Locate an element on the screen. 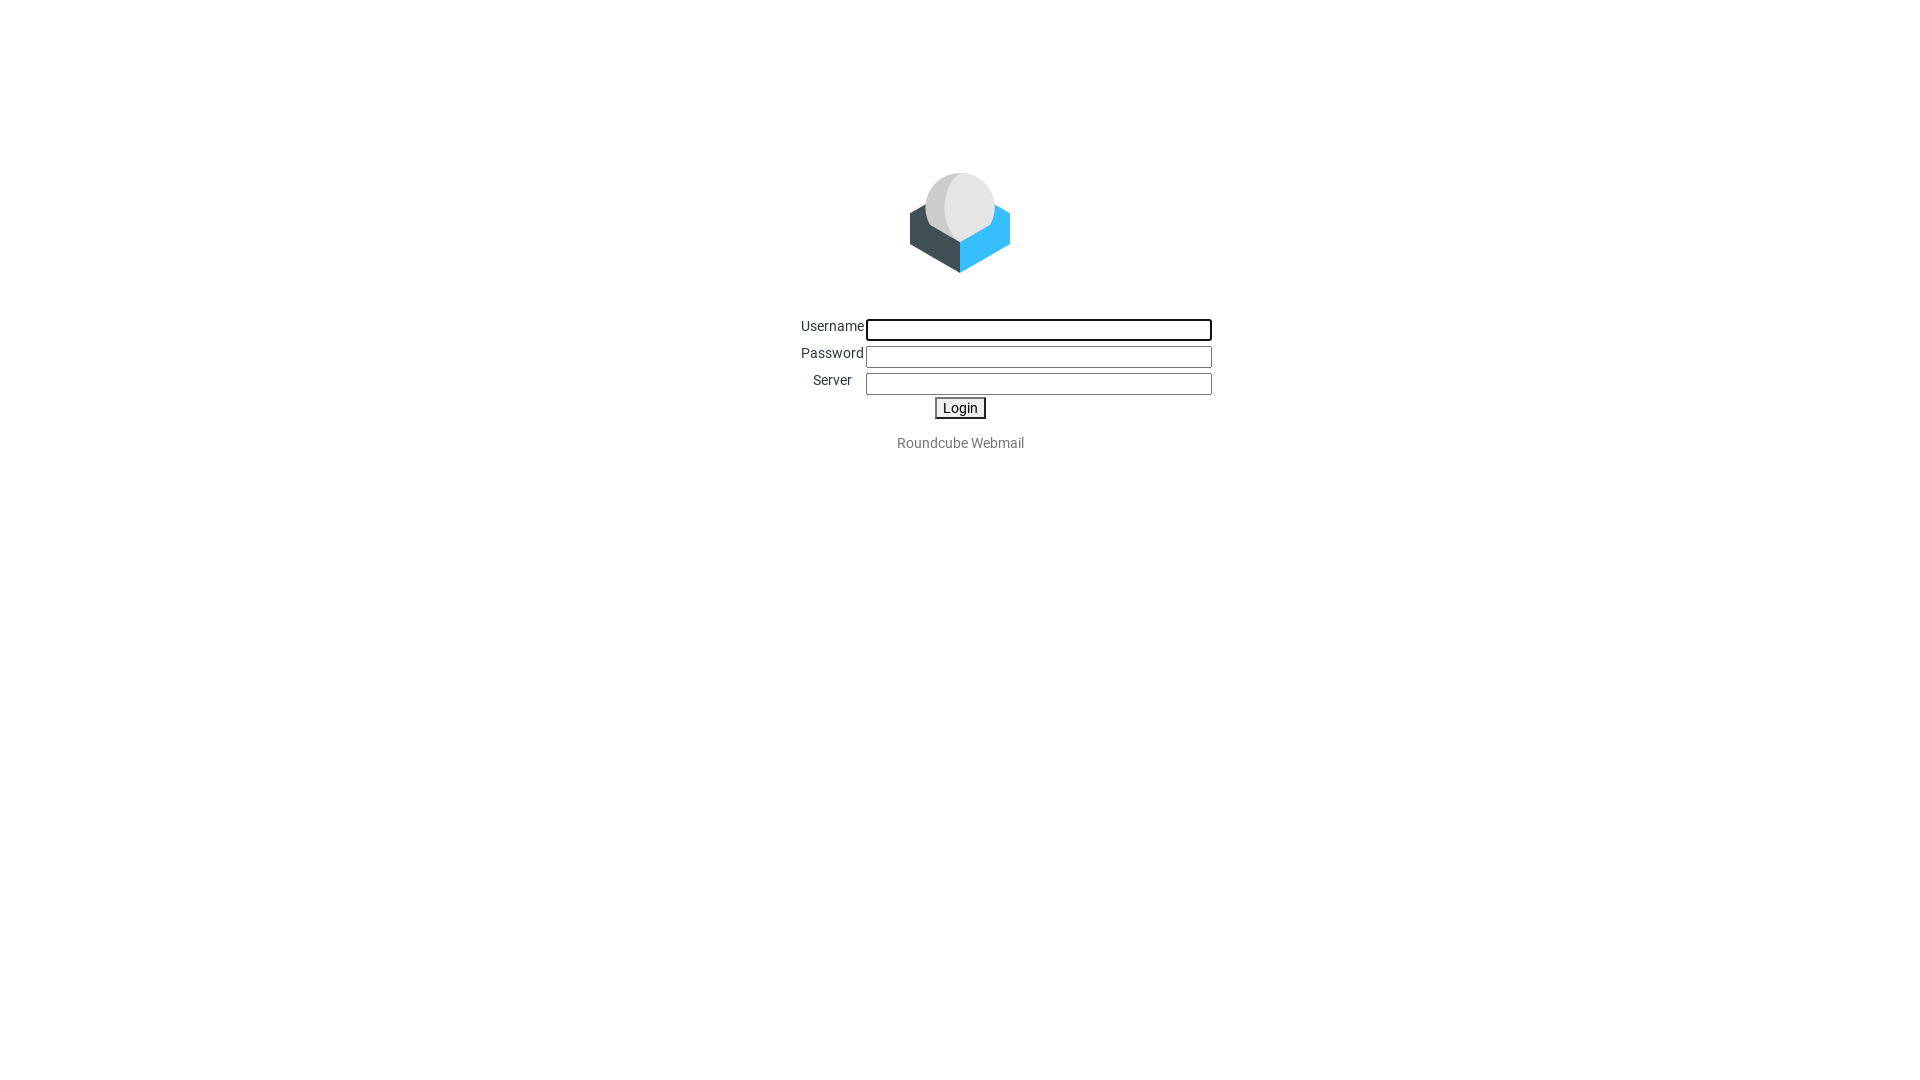 The width and height of the screenshot is (1920, 1080). 'Login' is located at coordinates (958, 407).